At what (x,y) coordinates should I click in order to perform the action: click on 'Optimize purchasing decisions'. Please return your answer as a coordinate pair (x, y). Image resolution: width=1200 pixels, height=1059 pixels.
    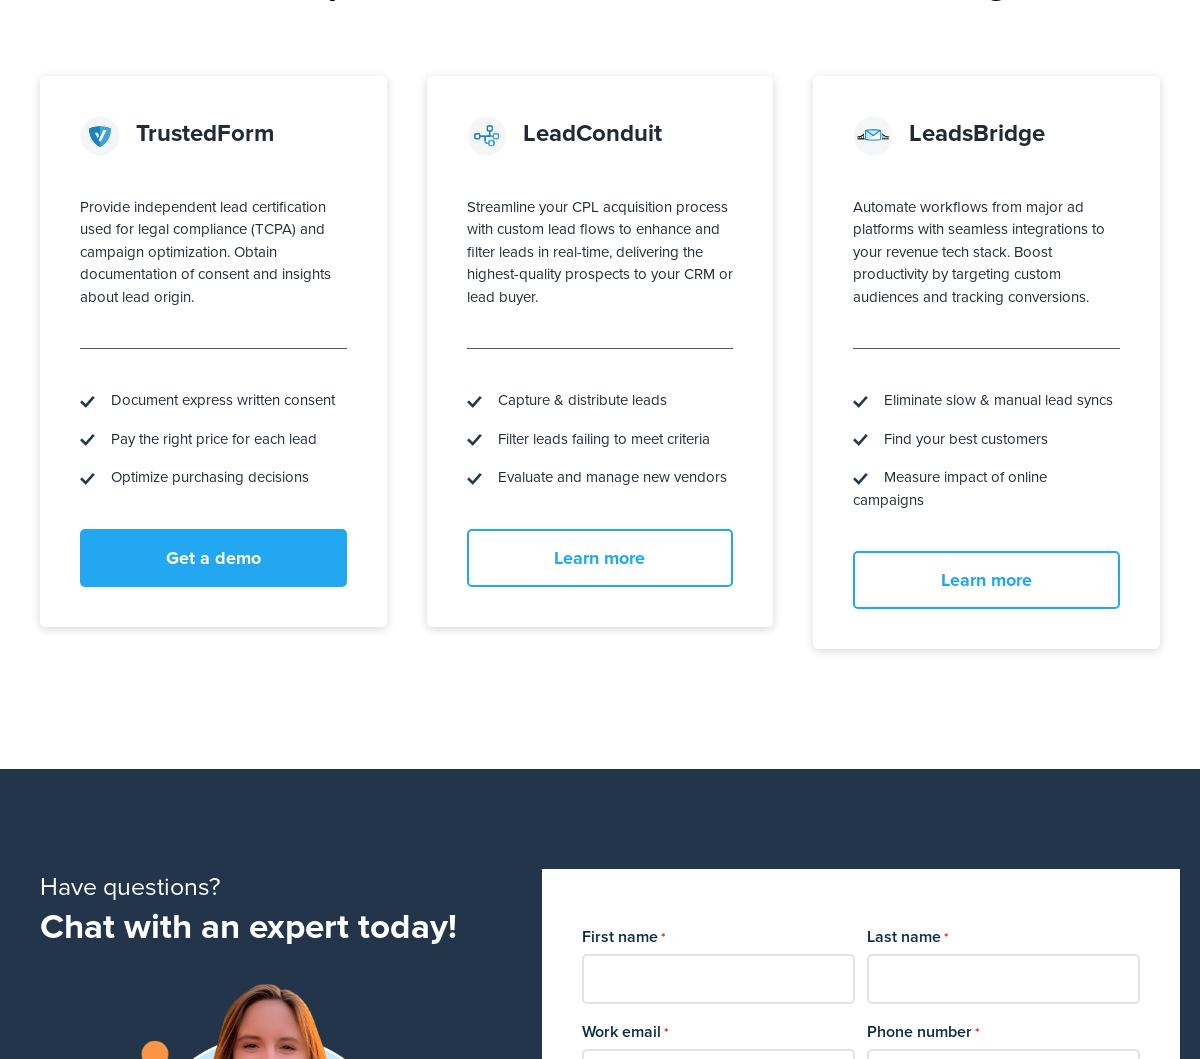
    Looking at the image, I should click on (95, 476).